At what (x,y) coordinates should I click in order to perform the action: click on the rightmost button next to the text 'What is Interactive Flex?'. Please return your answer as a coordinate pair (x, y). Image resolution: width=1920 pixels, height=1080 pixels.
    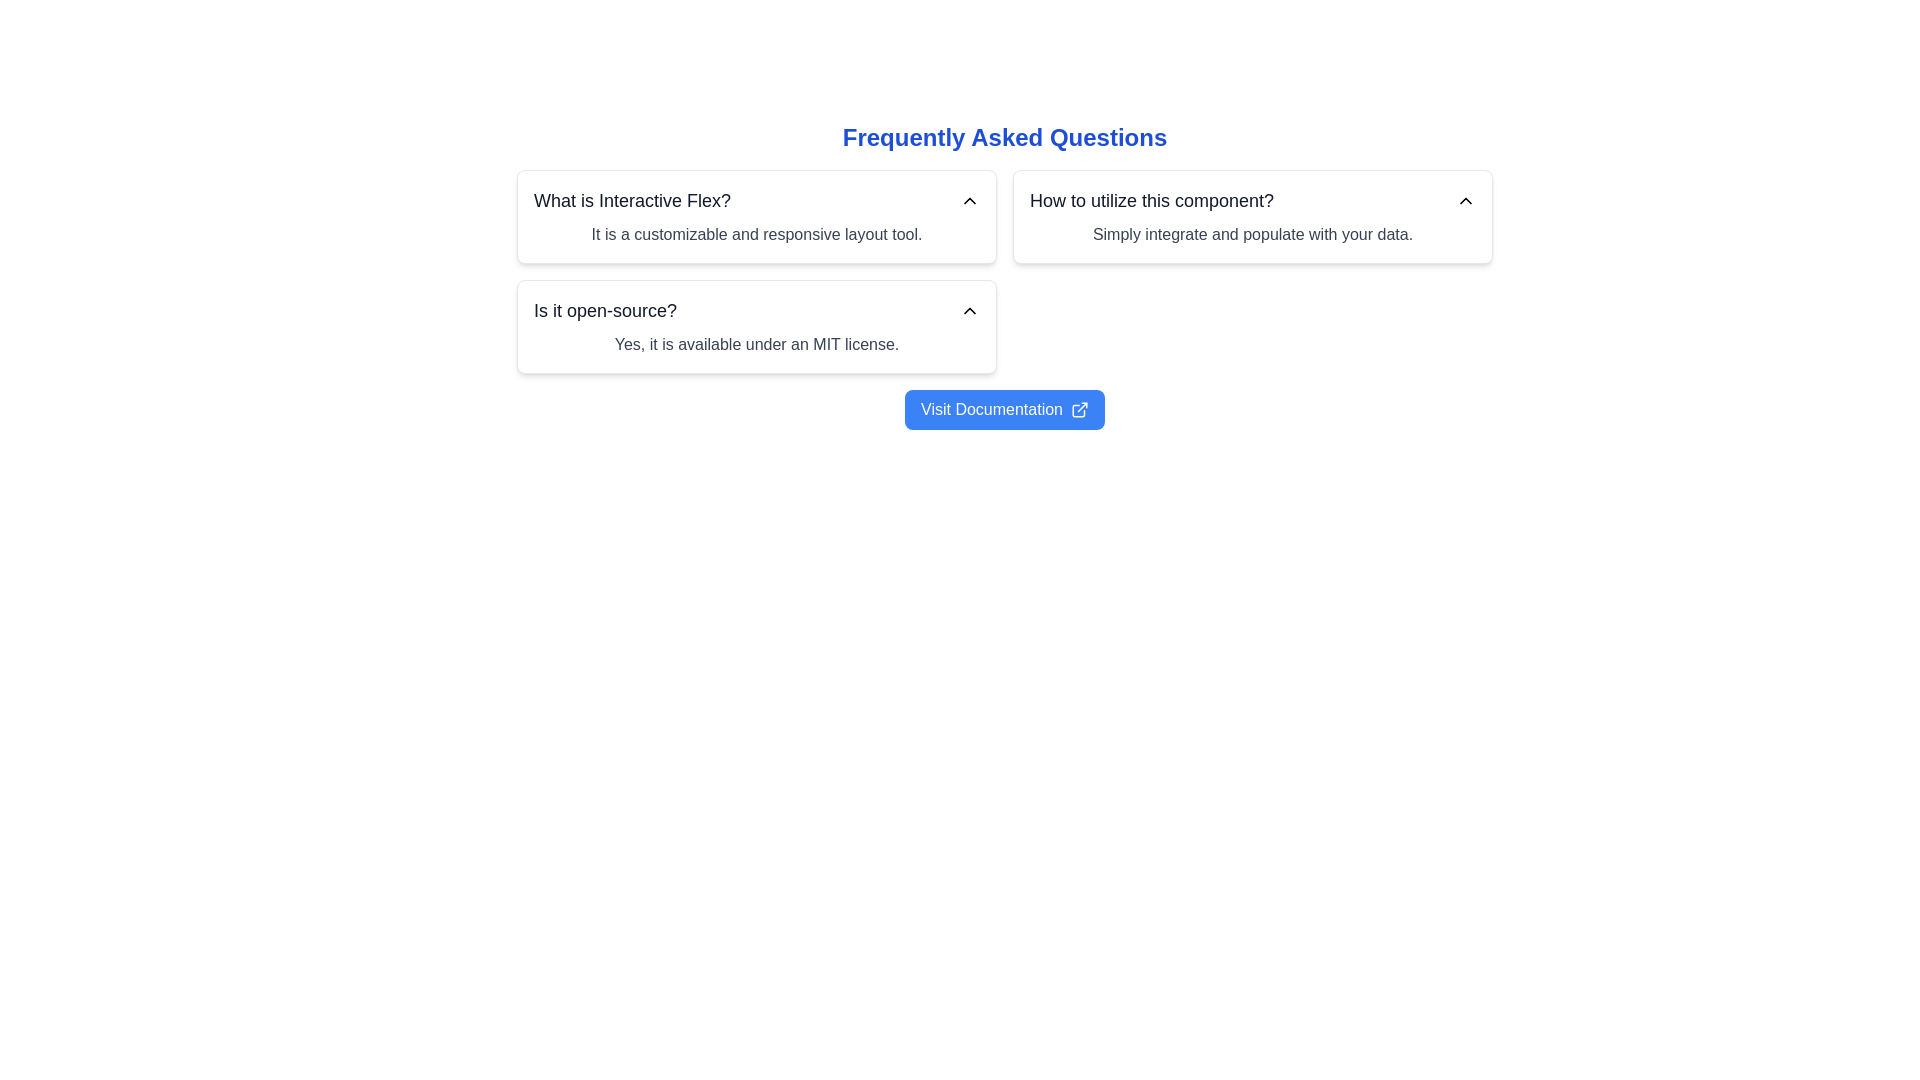
    Looking at the image, I should click on (969, 200).